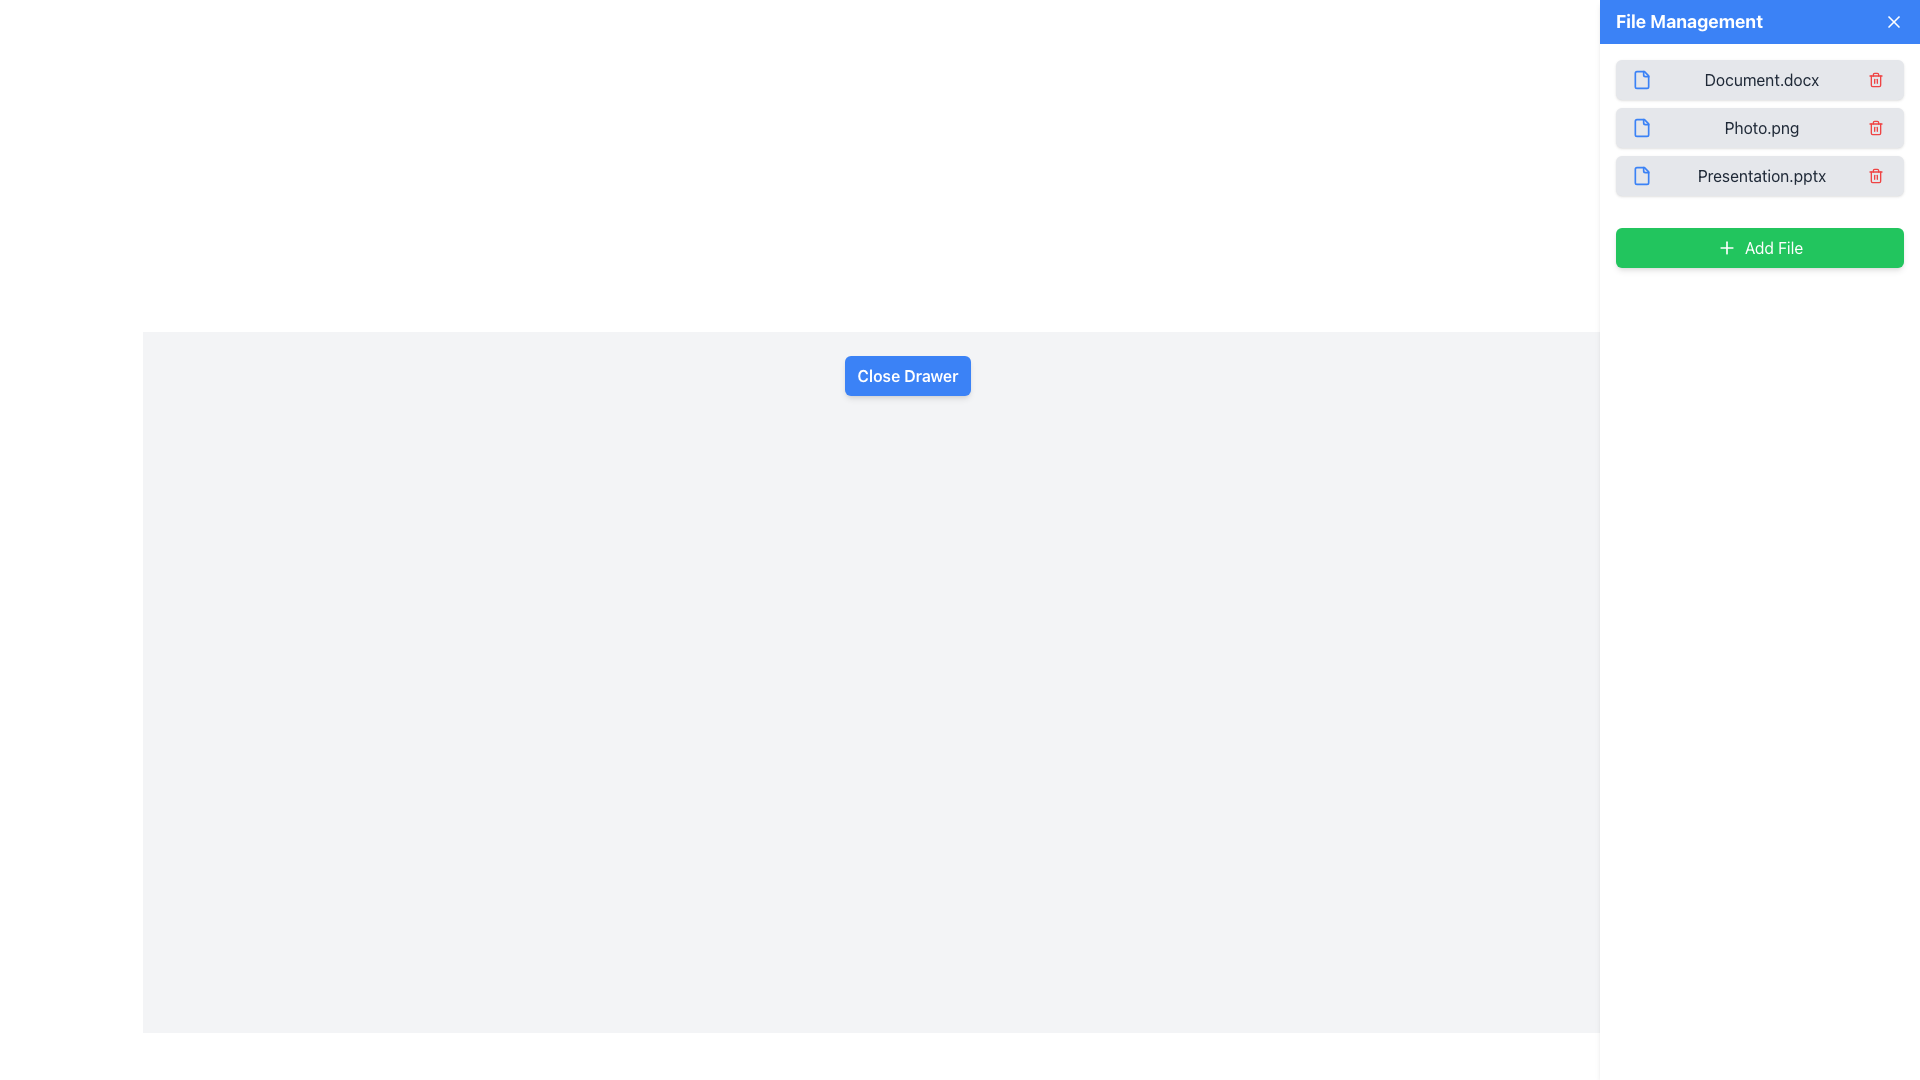  I want to click on the delete button associated with the file entry labeled 'Photo.png' in the 'File Management' panel, so click(1875, 127).